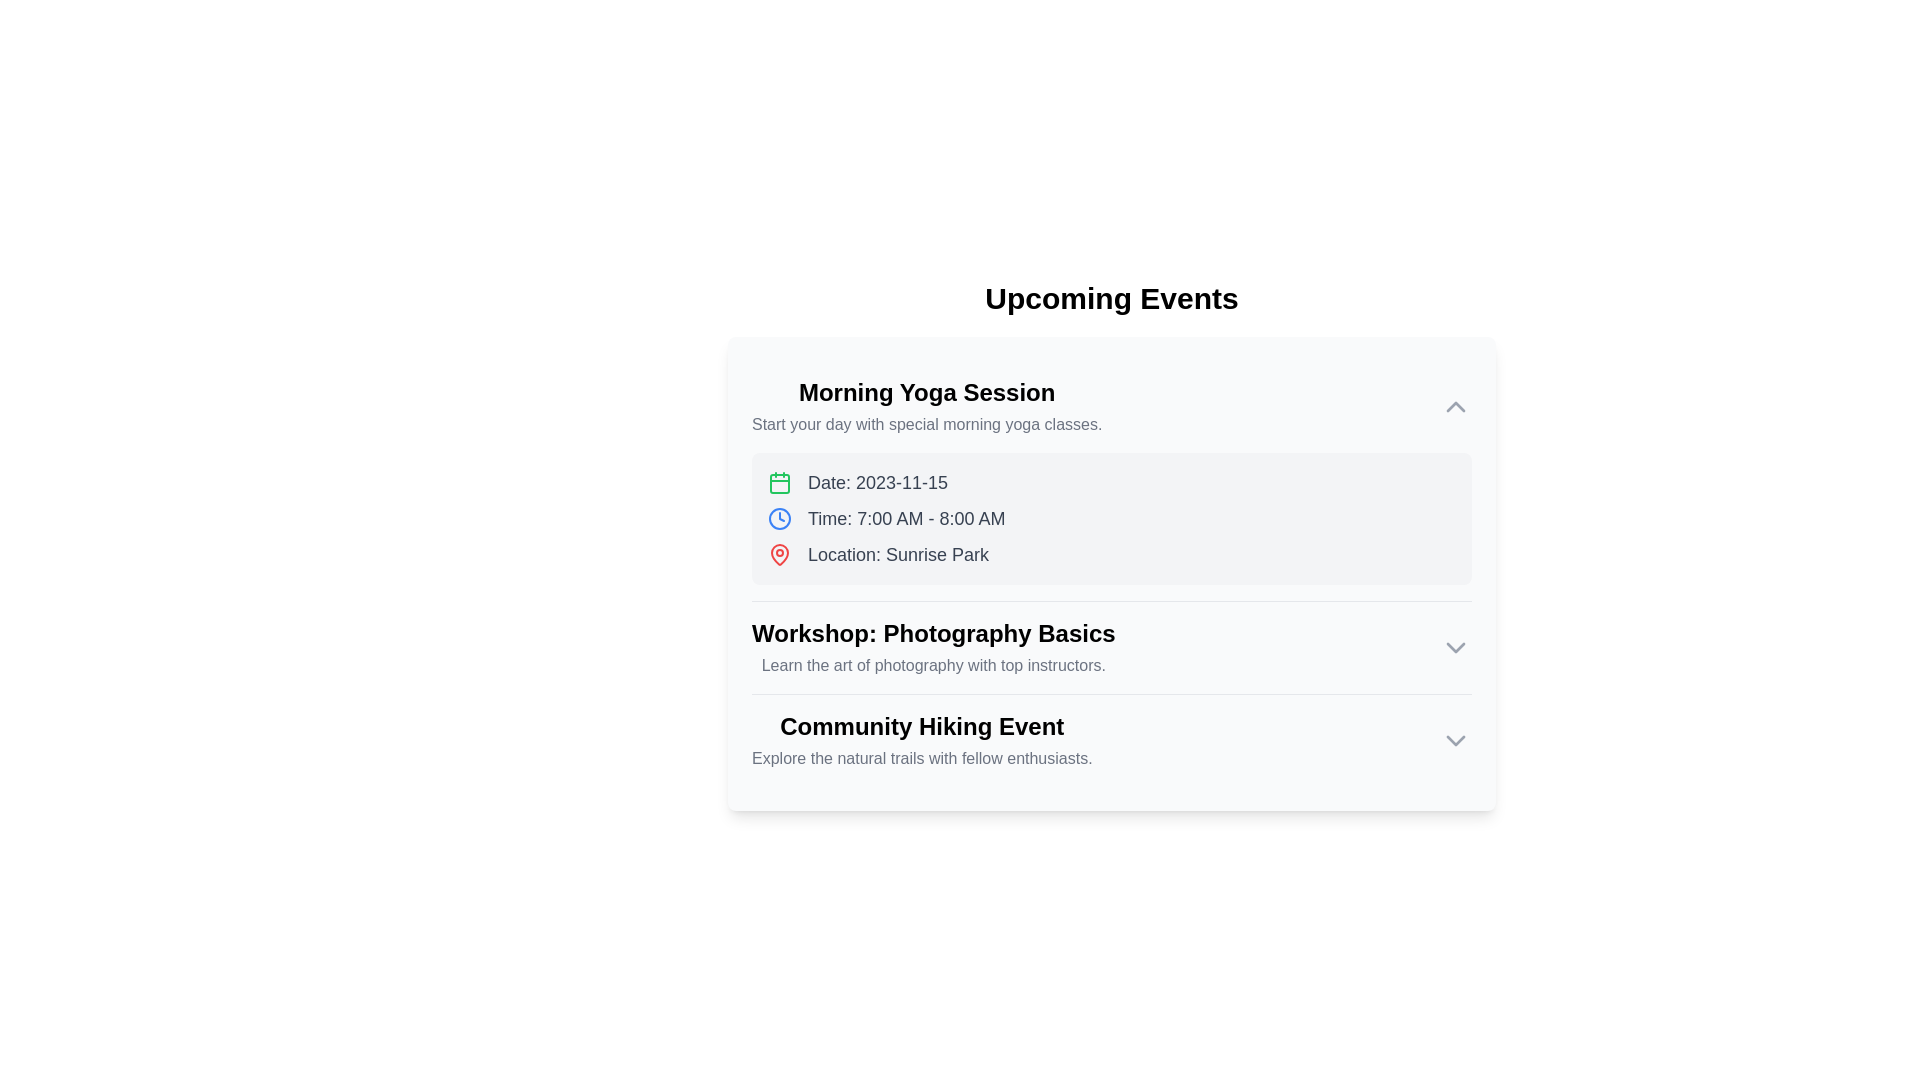 Image resolution: width=1920 pixels, height=1080 pixels. Describe the element at coordinates (1455, 406) in the screenshot. I see `the upward-pointing gray chevron icon located in the top-right corner of the 'Morning Yoga Session' event card` at that location.